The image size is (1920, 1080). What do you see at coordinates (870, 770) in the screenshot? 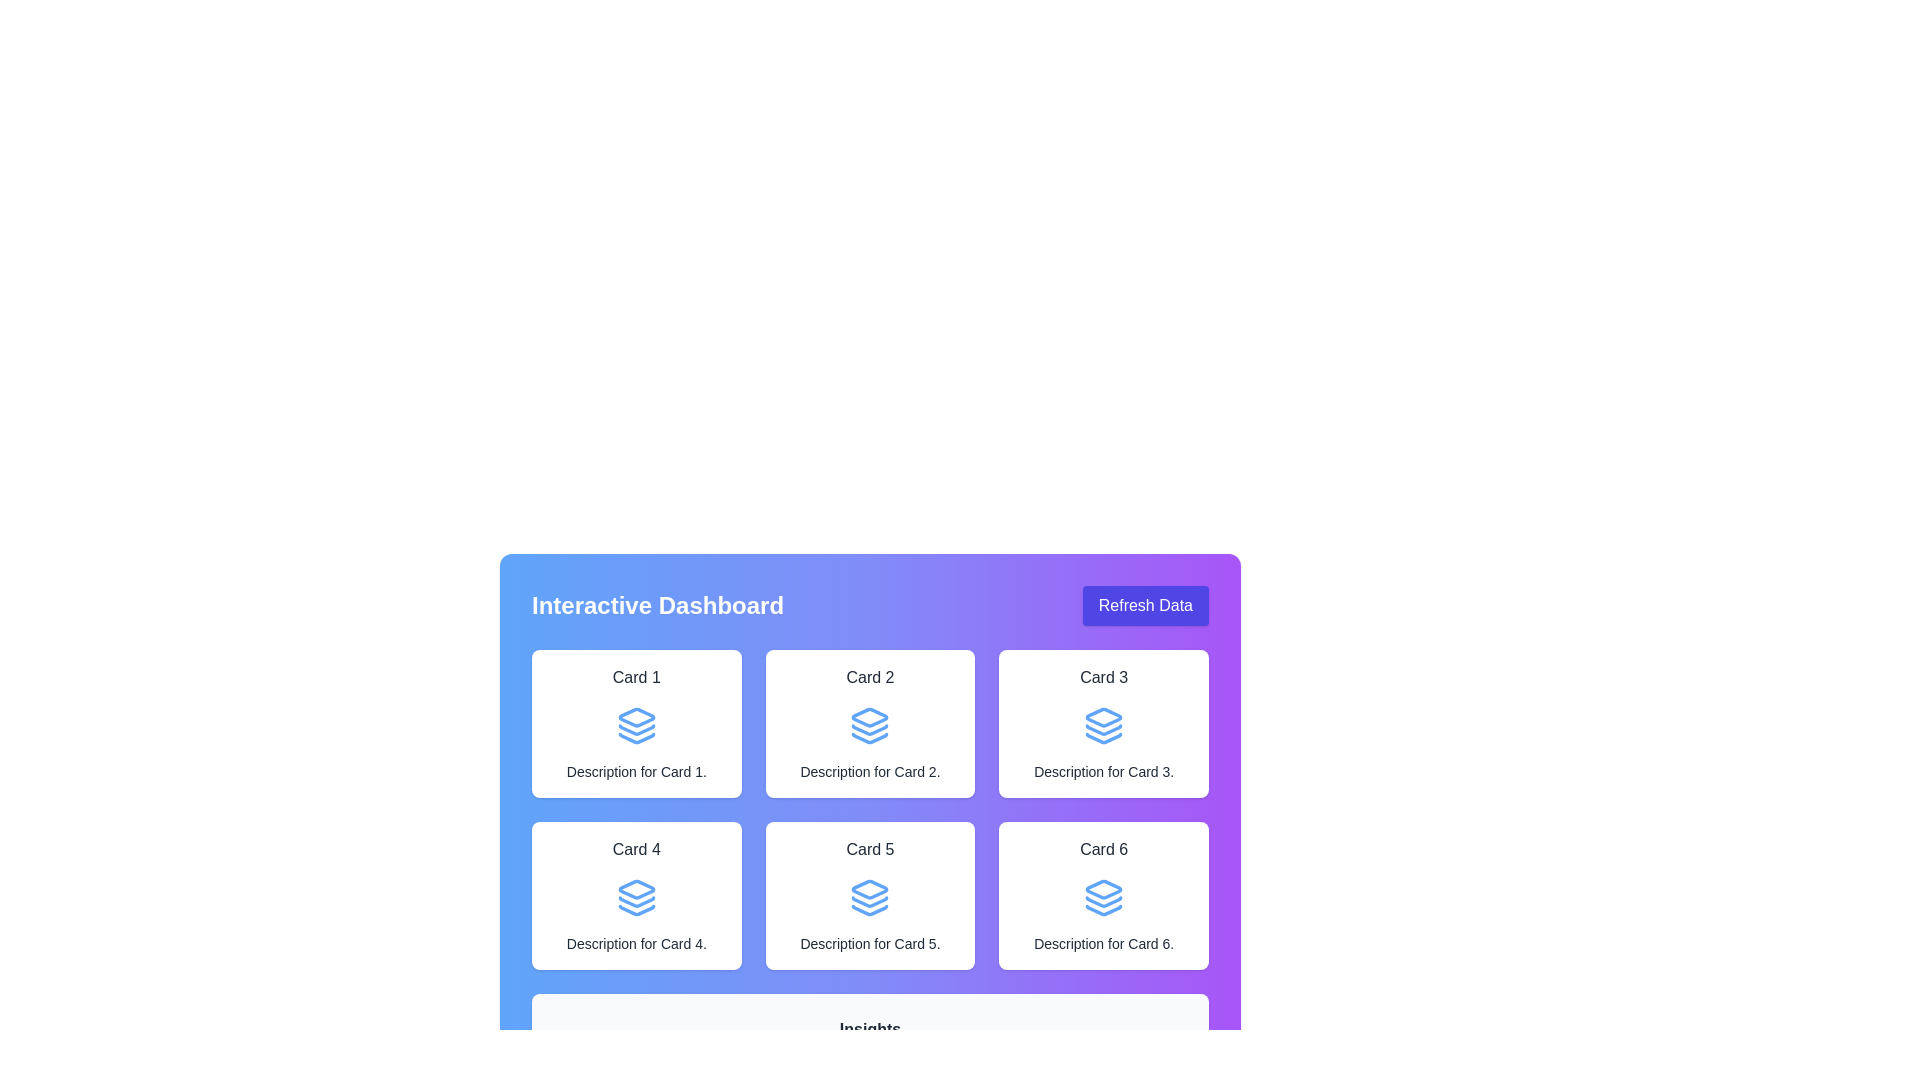
I see `the text element that provides additional details about 'Card 2', located centrally at the bottom of the card` at bounding box center [870, 770].